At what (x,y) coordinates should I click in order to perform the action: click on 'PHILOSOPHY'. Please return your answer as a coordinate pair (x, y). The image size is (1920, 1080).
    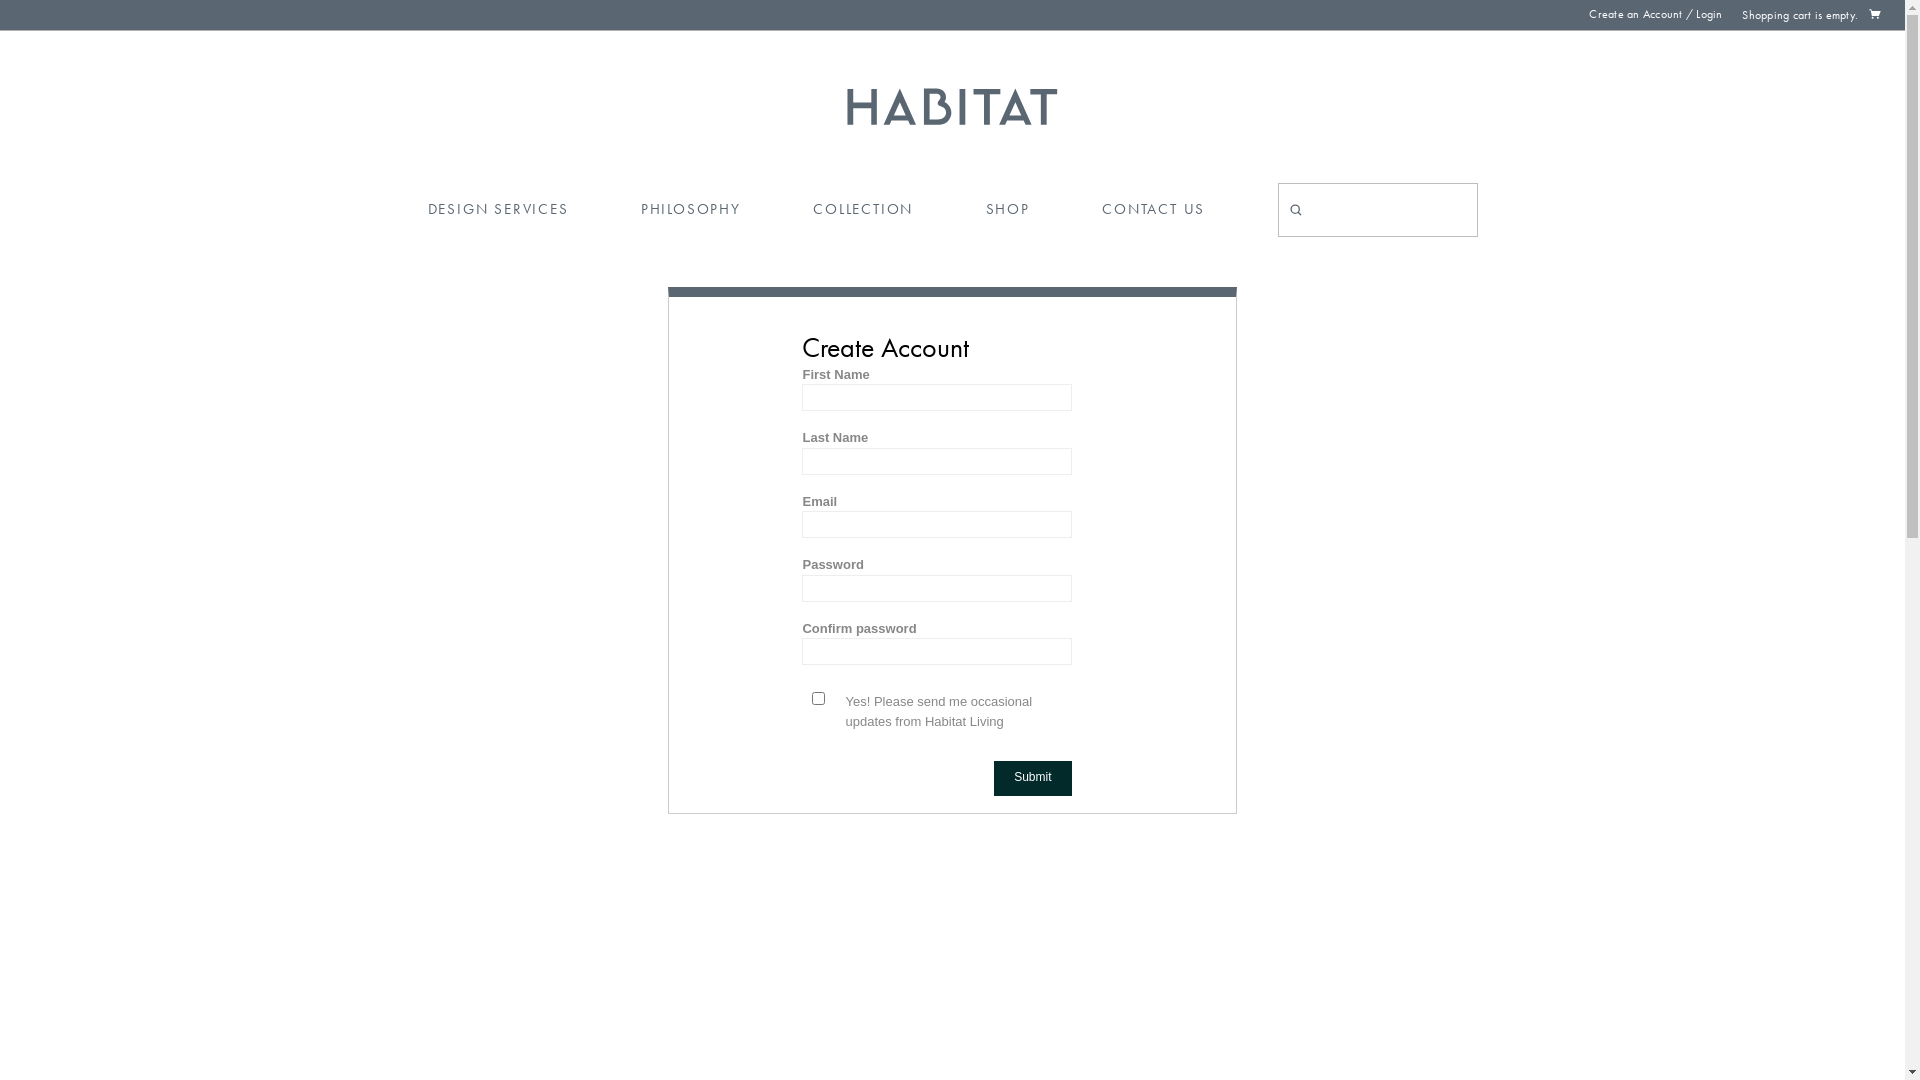
    Looking at the image, I should click on (691, 209).